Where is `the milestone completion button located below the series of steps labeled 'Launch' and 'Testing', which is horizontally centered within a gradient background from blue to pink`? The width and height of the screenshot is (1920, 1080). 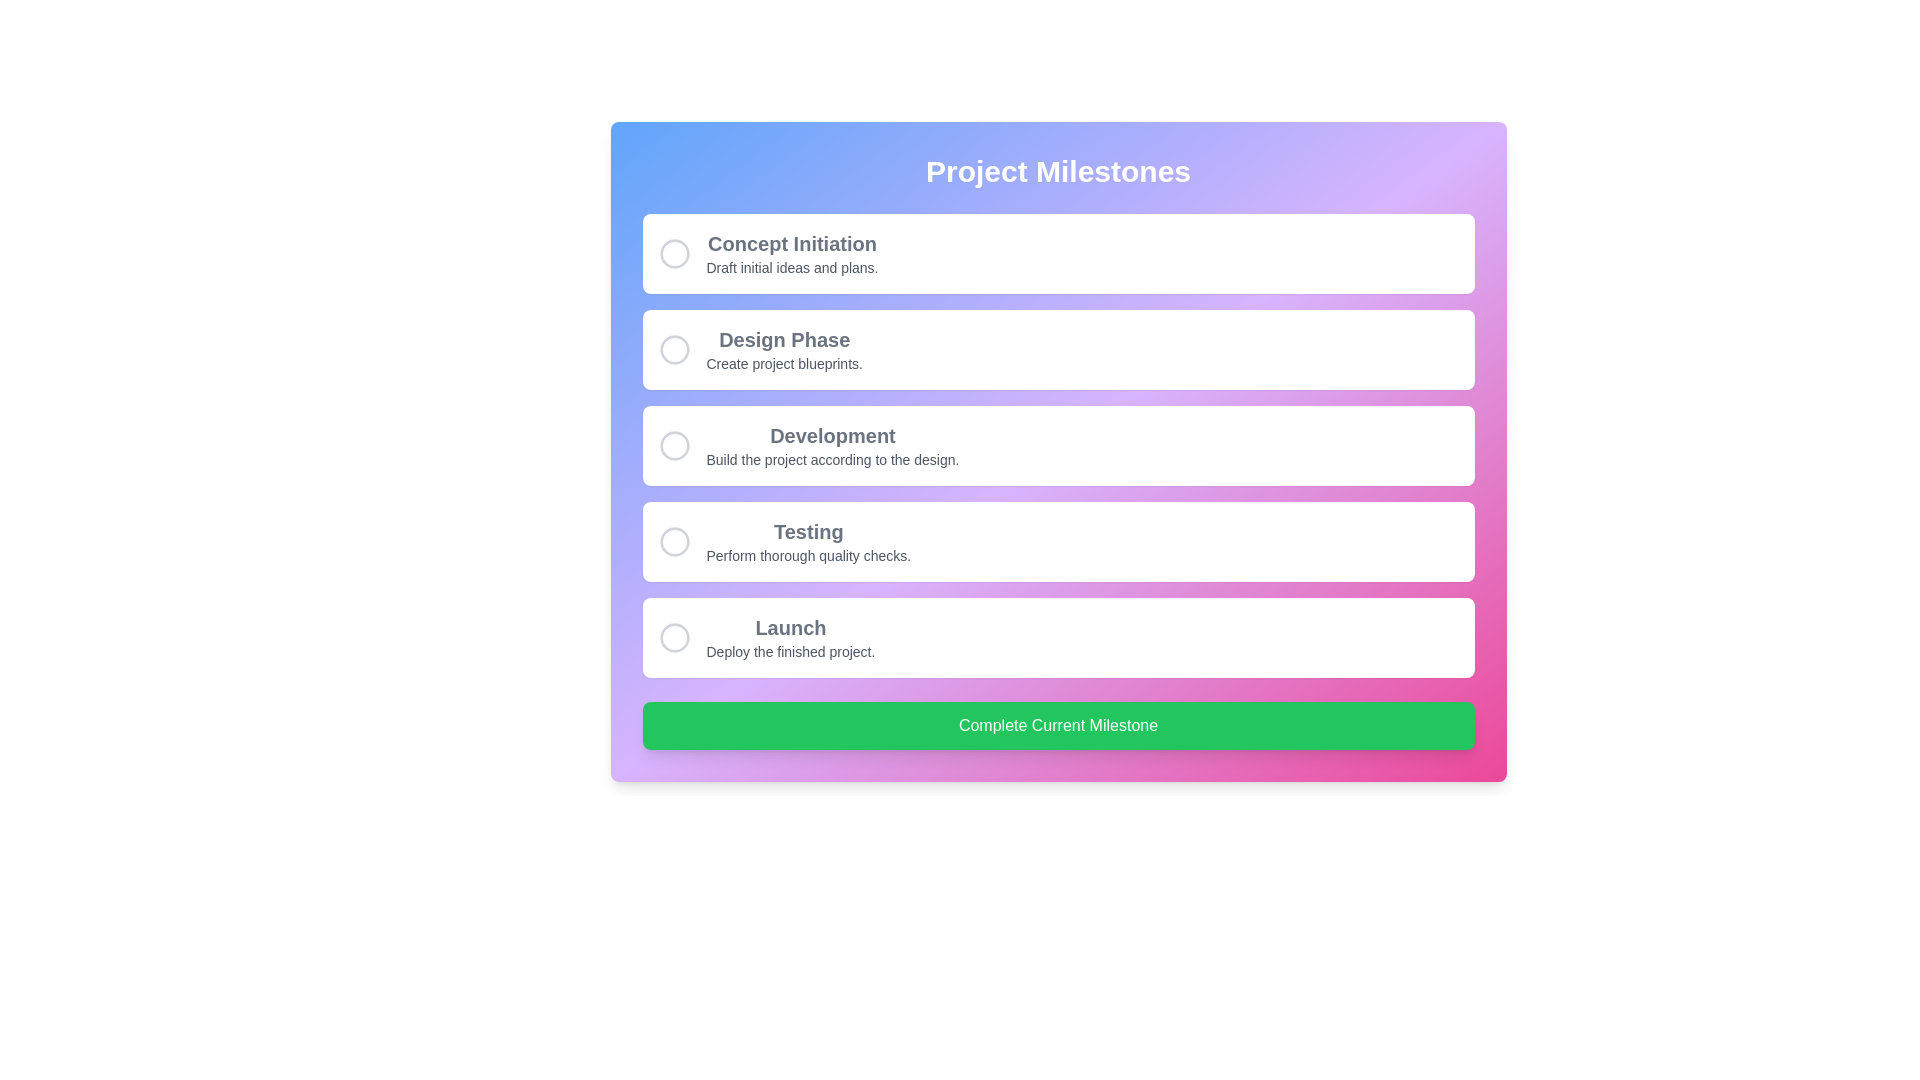
the milestone completion button located below the series of steps labeled 'Launch' and 'Testing', which is horizontally centered within a gradient background from blue to pink is located at coordinates (1057, 725).